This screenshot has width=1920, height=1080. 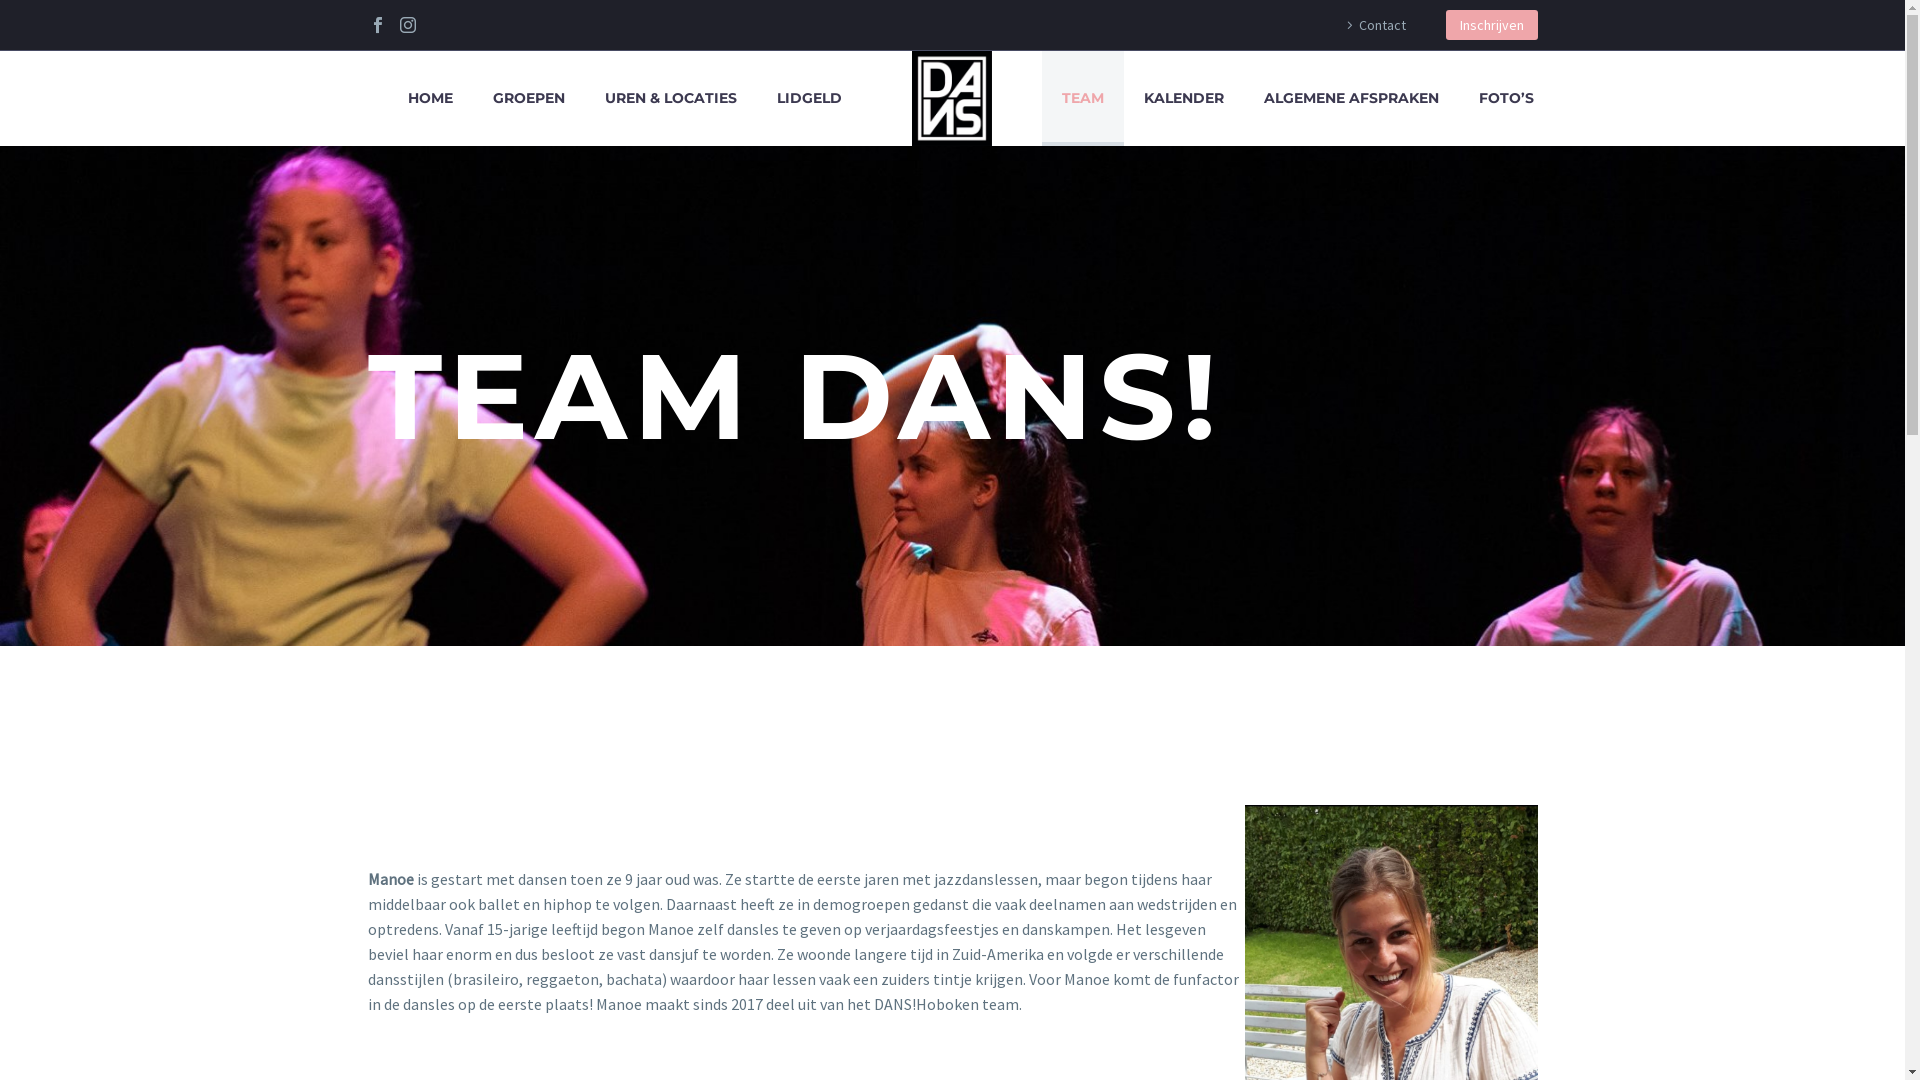 I want to click on 'UREN & LOCATIES', so click(x=584, y=98).